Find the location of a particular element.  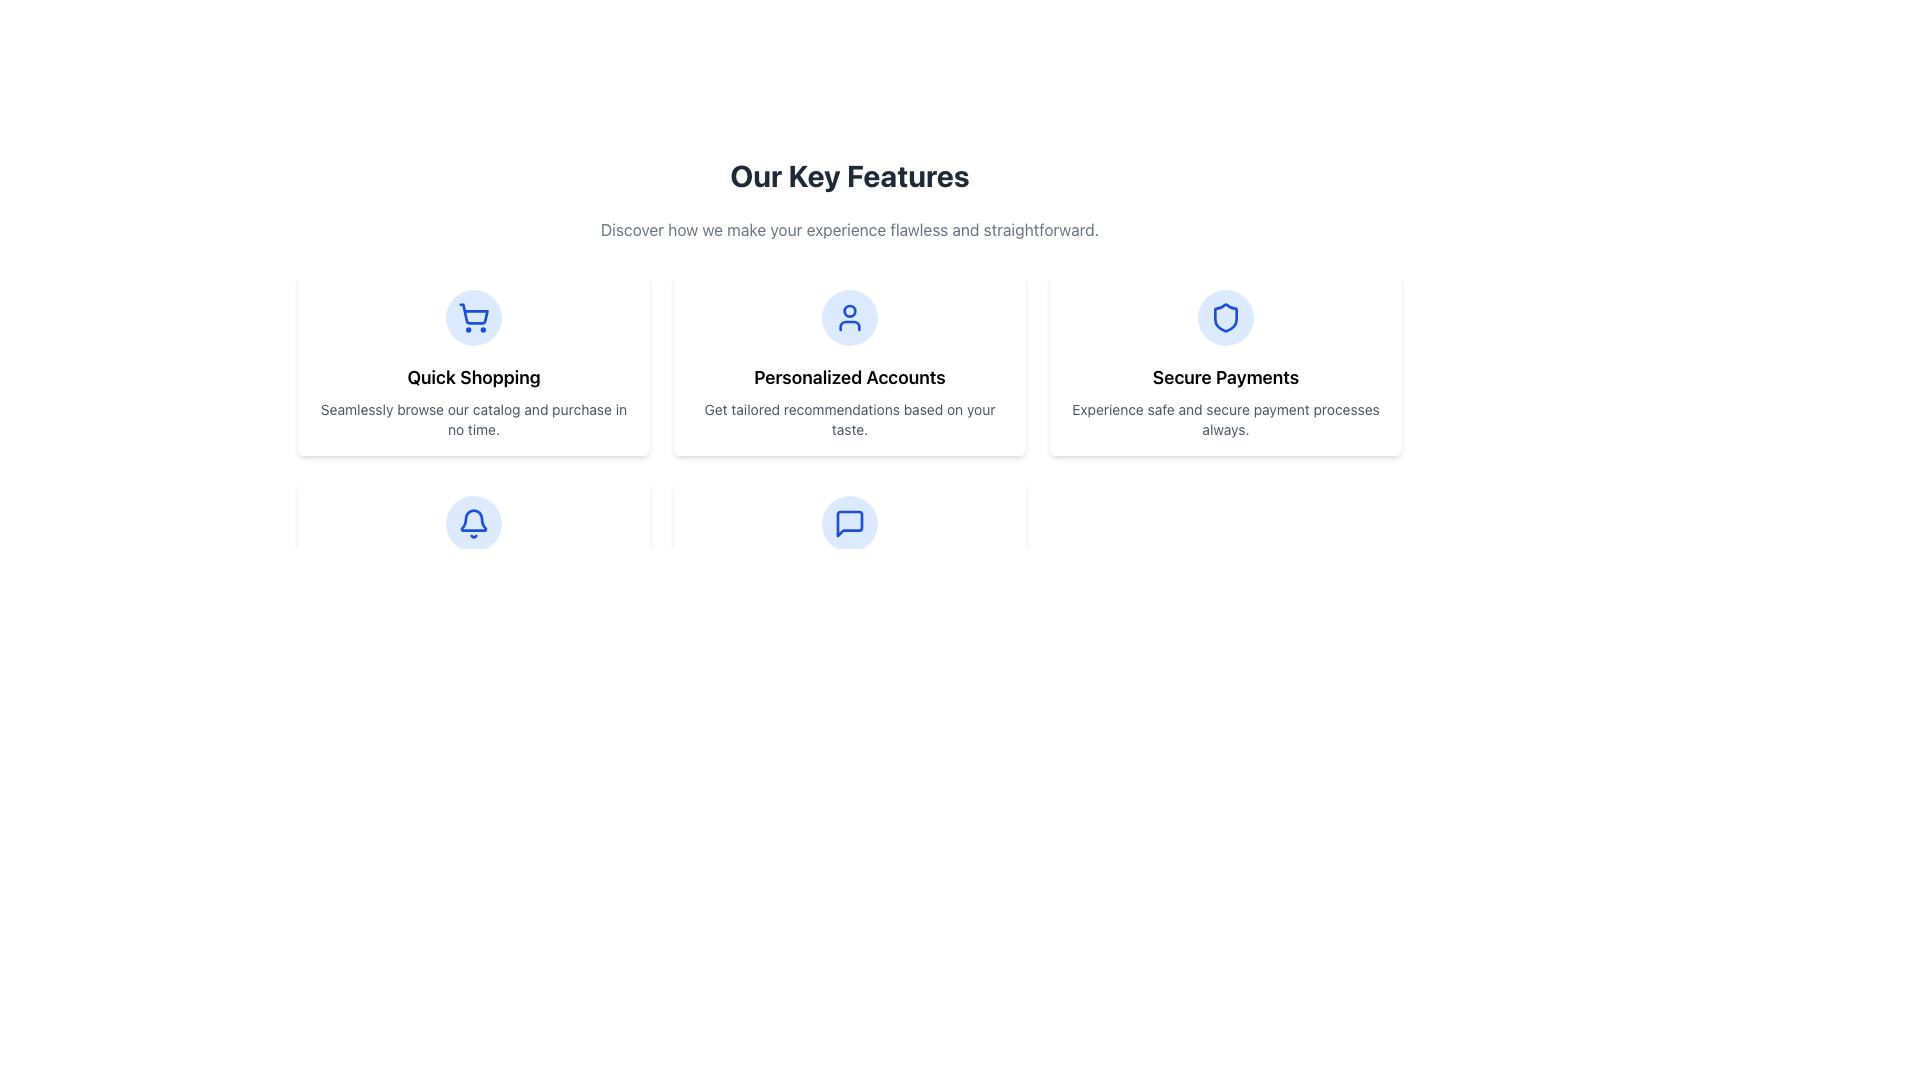

text content displayed in the Text element that shows the phrase 'Experience safe and secure payment processes always.' located below the 'Secure Payments' header within a white rectangular card is located at coordinates (1224, 419).